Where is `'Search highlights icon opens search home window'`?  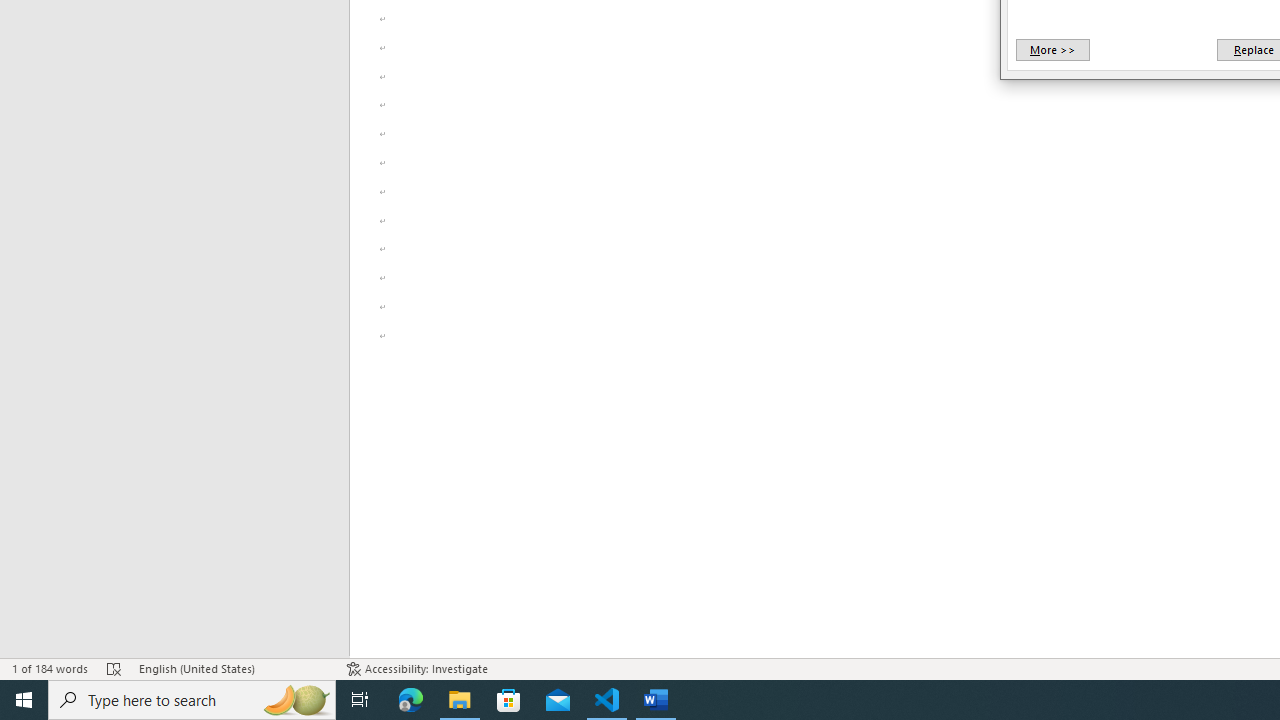
'Search highlights icon opens search home window' is located at coordinates (294, 698).